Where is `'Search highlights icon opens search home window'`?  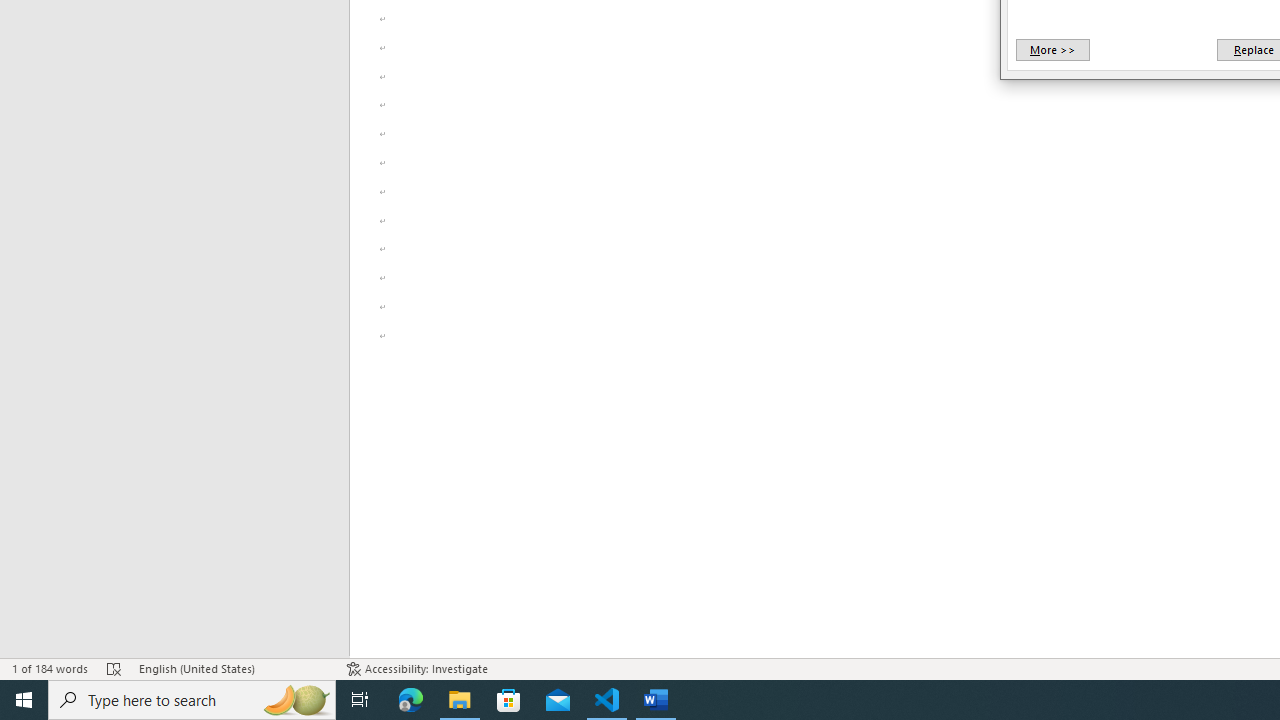
'Search highlights icon opens search home window' is located at coordinates (294, 698).